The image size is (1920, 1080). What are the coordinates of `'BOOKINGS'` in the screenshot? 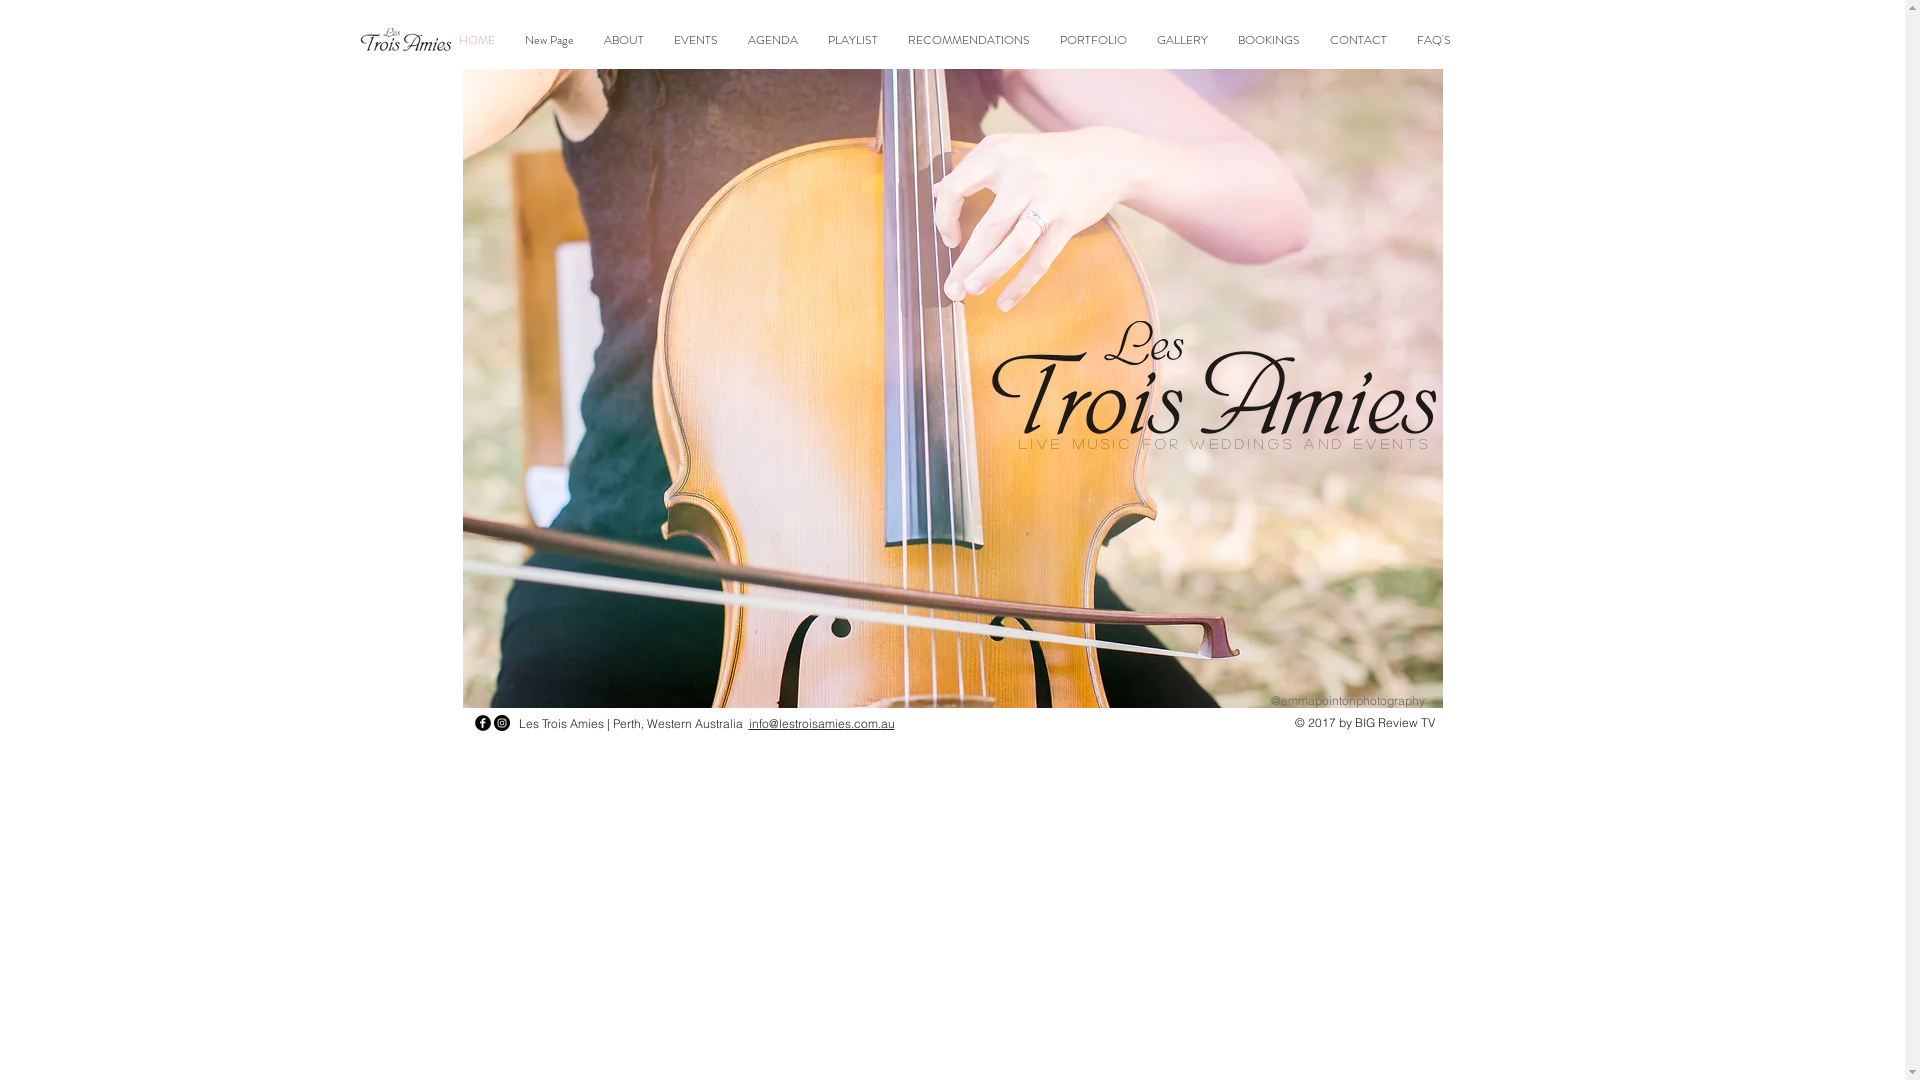 It's located at (1267, 40).